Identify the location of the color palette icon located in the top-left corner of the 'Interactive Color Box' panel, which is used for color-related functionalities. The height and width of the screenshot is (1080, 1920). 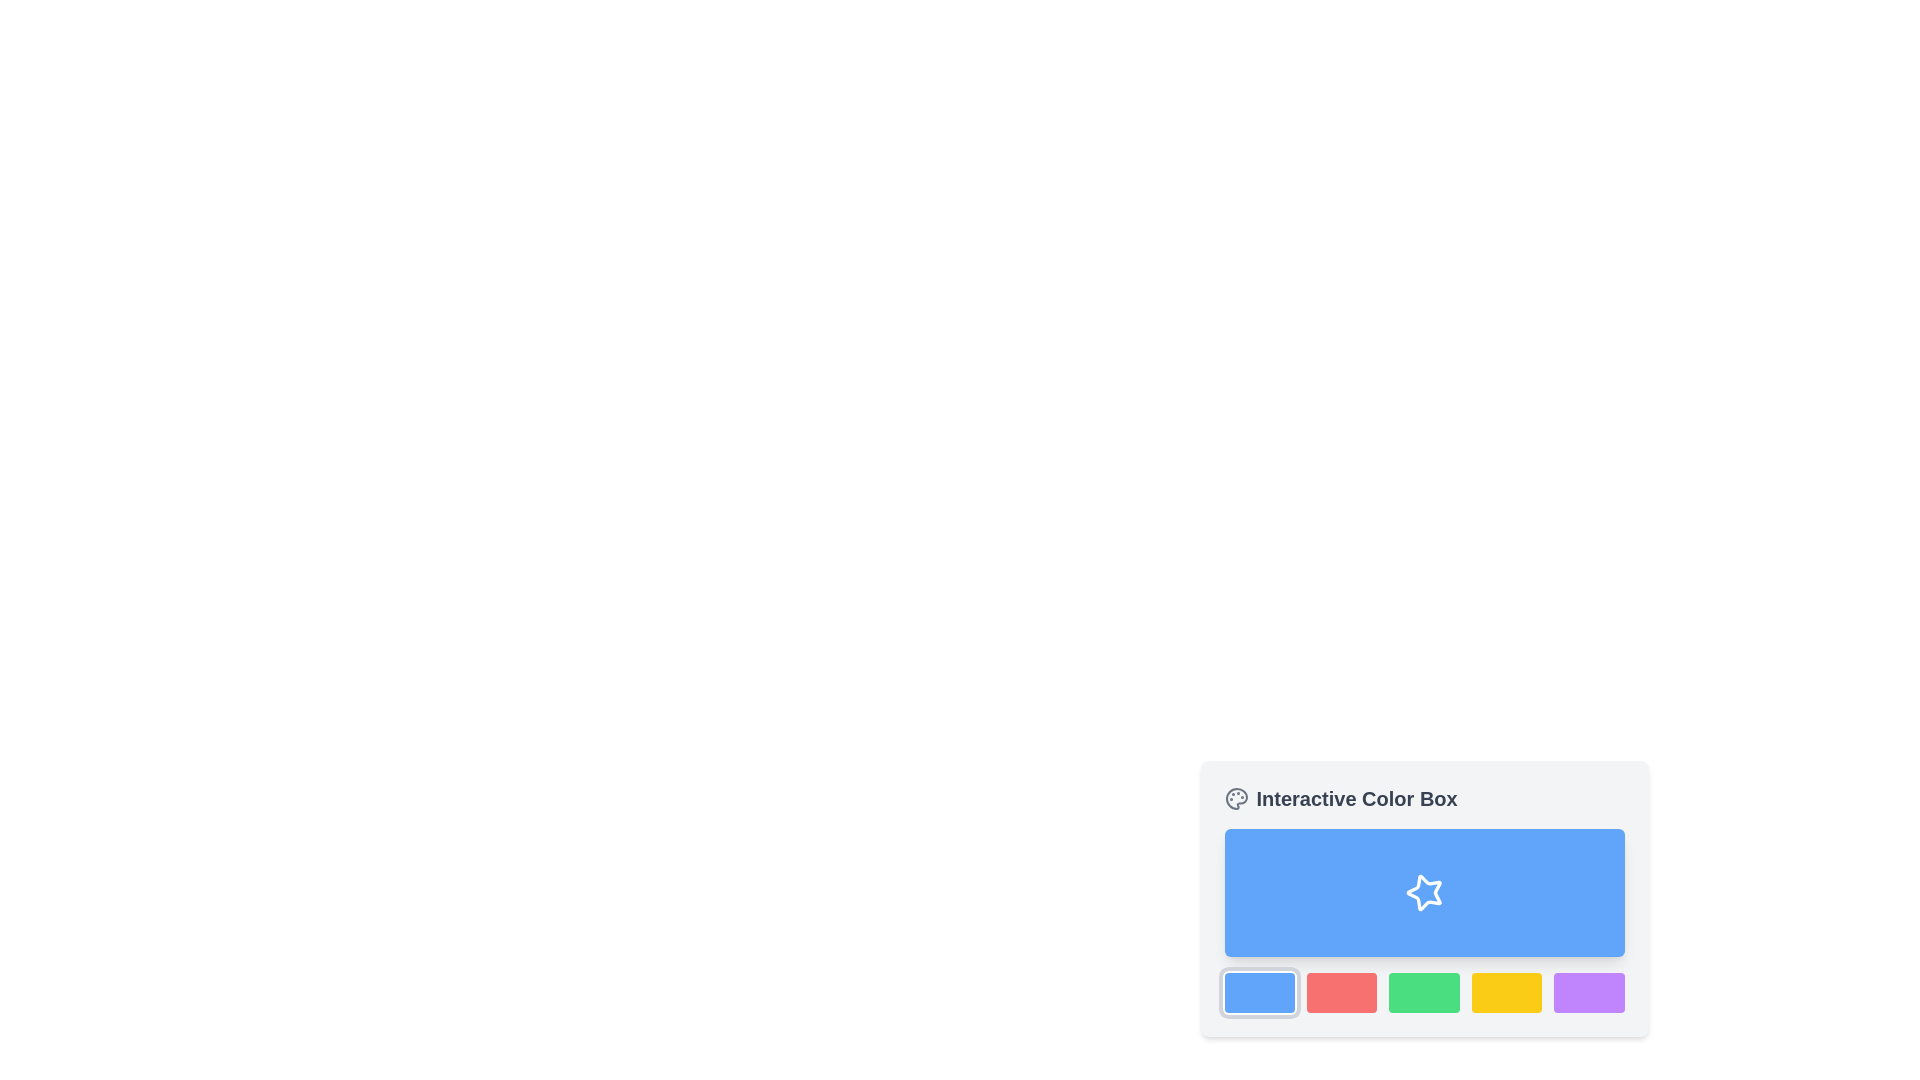
(1235, 797).